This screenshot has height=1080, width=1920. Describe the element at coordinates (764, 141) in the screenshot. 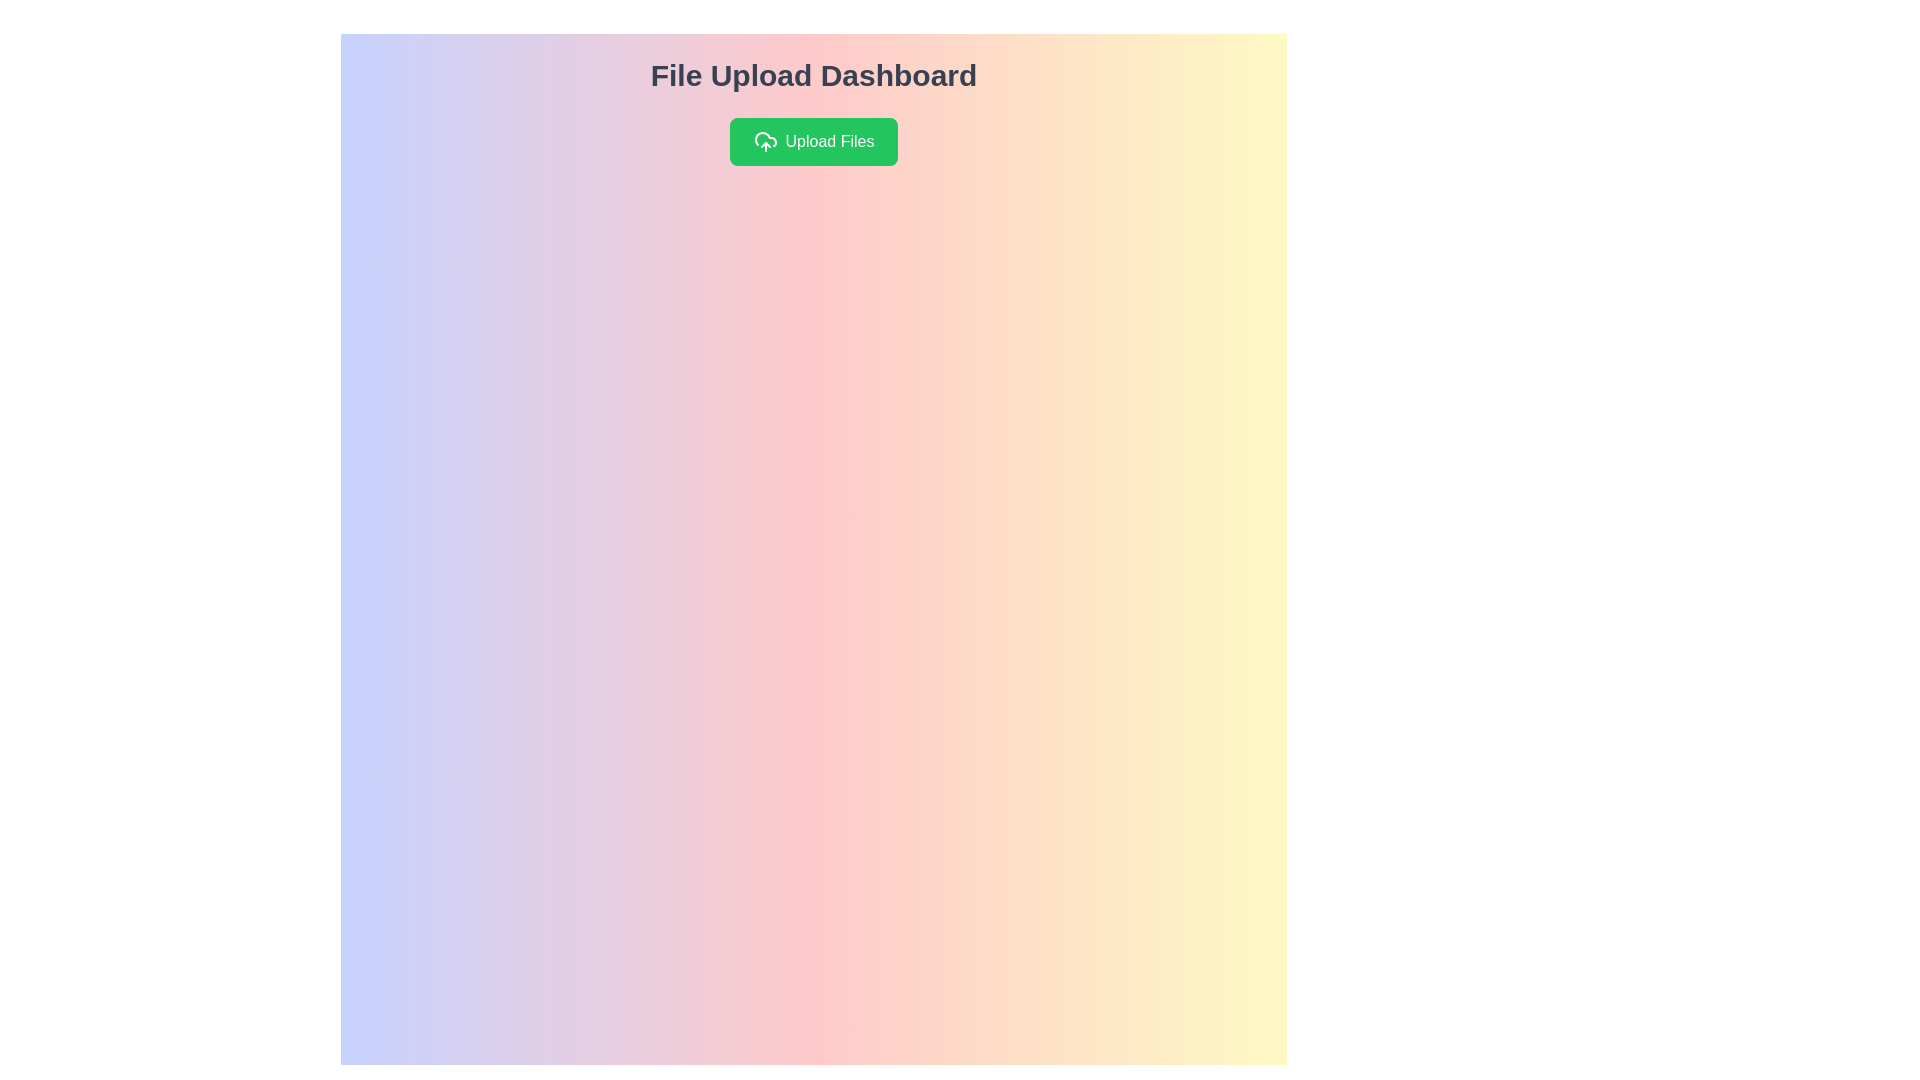

I see `the cloud-shaped SVG icon with an upward arrow, which is part of the green rectangular button labeled 'Upload Files'` at that location.